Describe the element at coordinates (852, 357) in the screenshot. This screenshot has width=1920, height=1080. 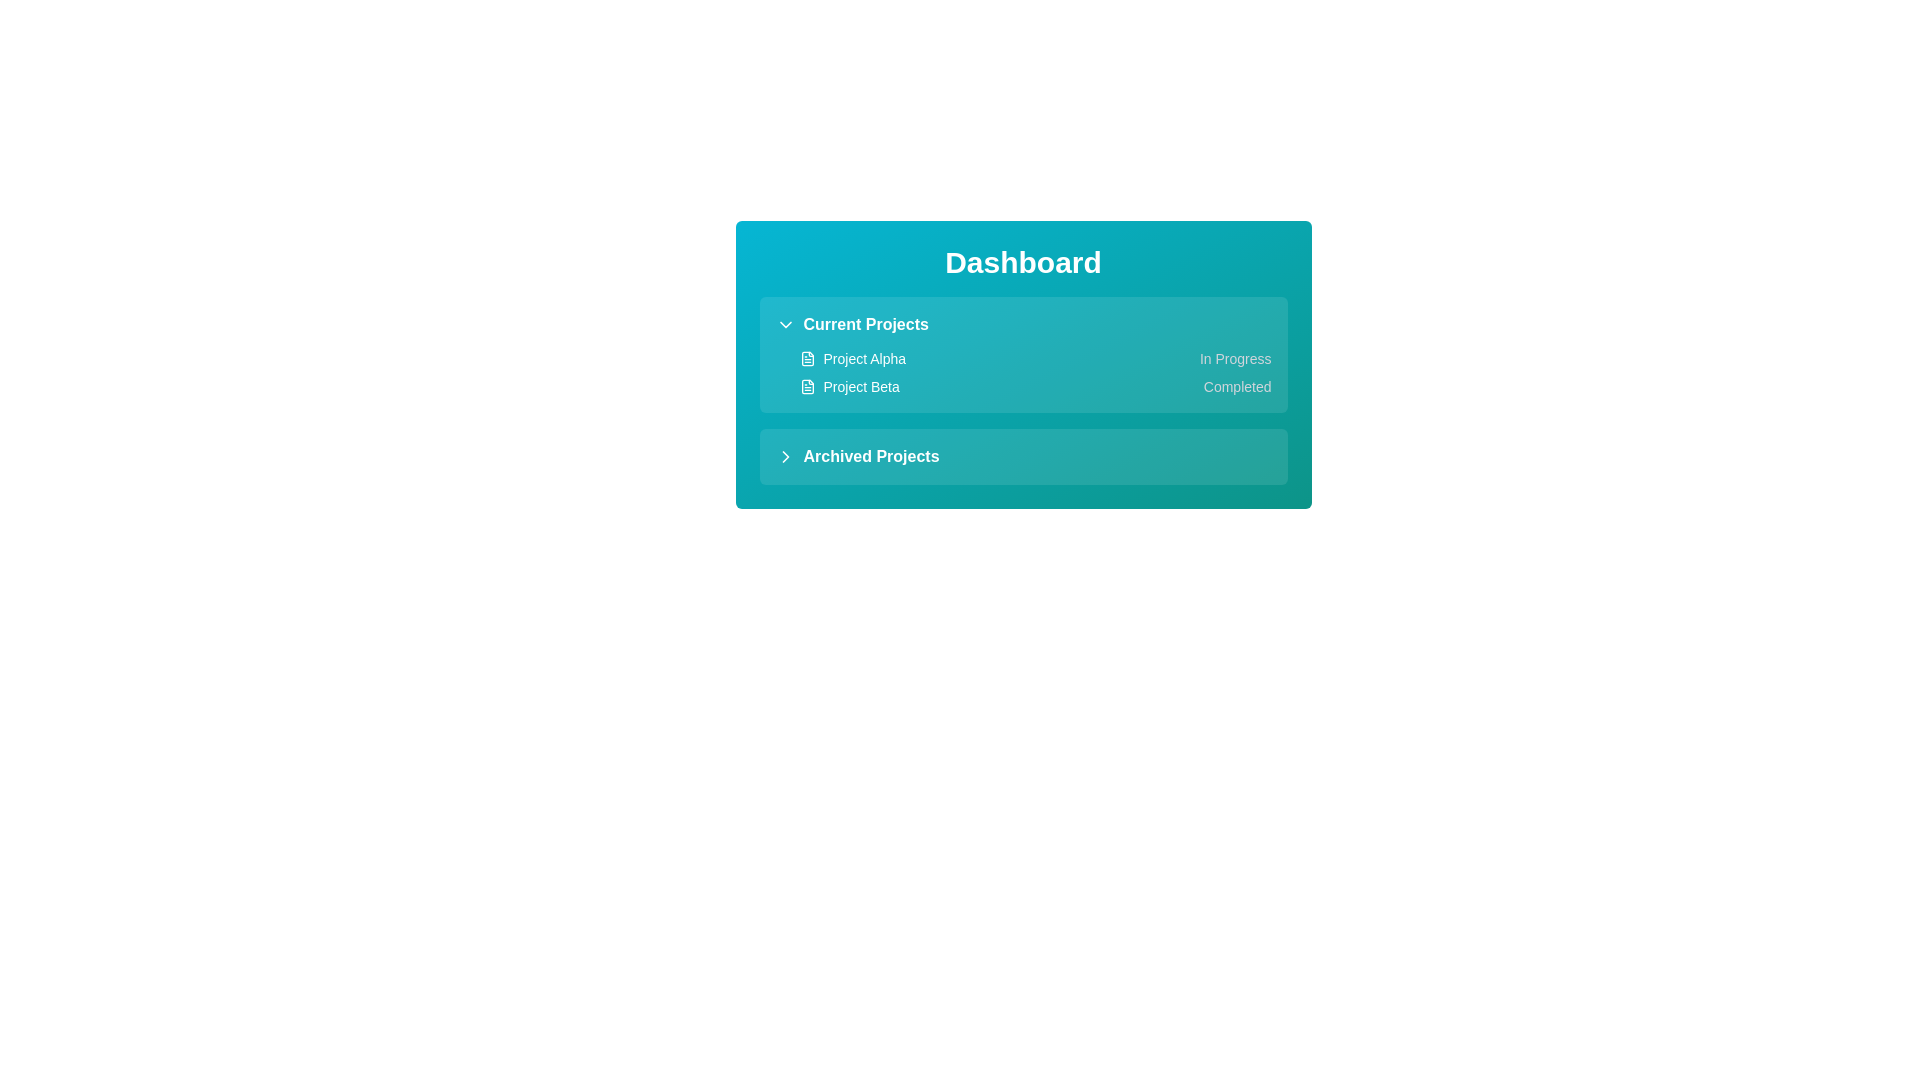
I see `the List Item representing 'Project Alpha'` at that location.